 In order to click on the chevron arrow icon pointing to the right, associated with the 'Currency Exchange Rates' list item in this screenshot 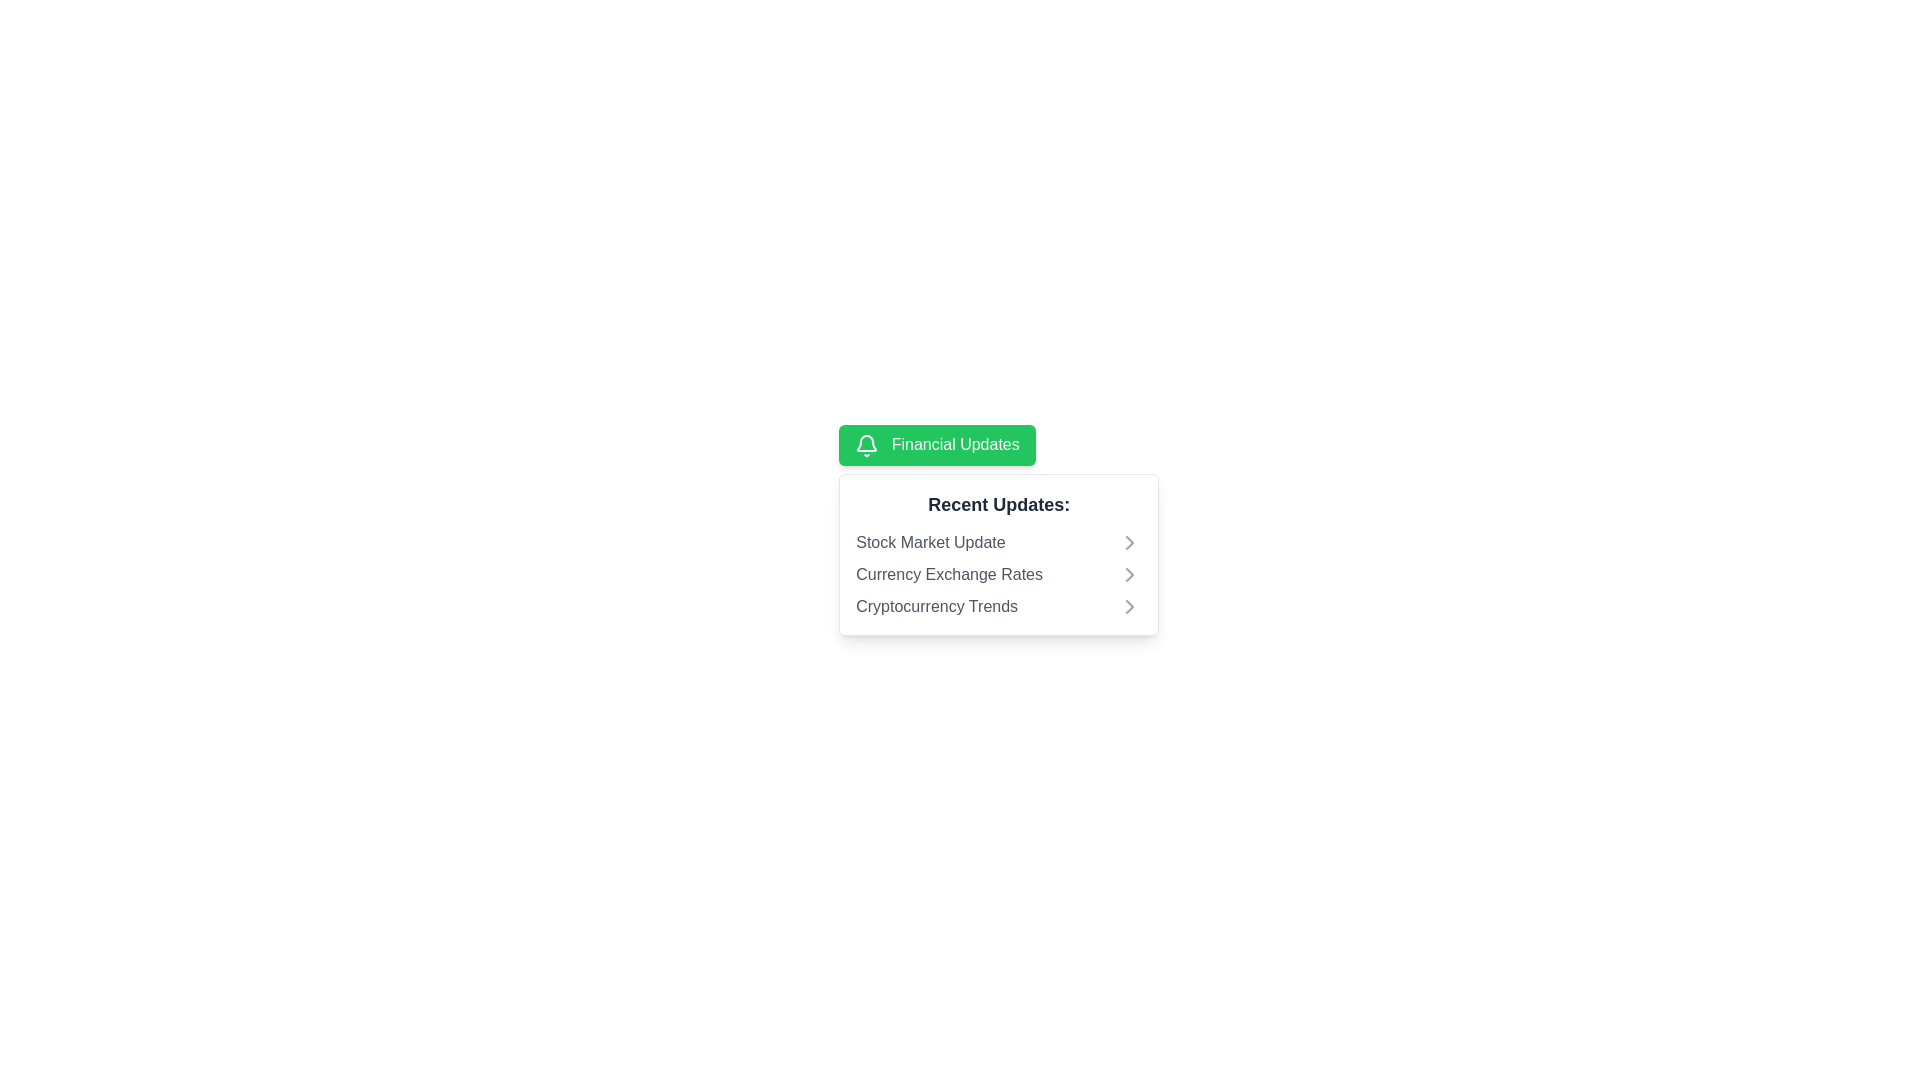, I will do `click(1130, 574)`.